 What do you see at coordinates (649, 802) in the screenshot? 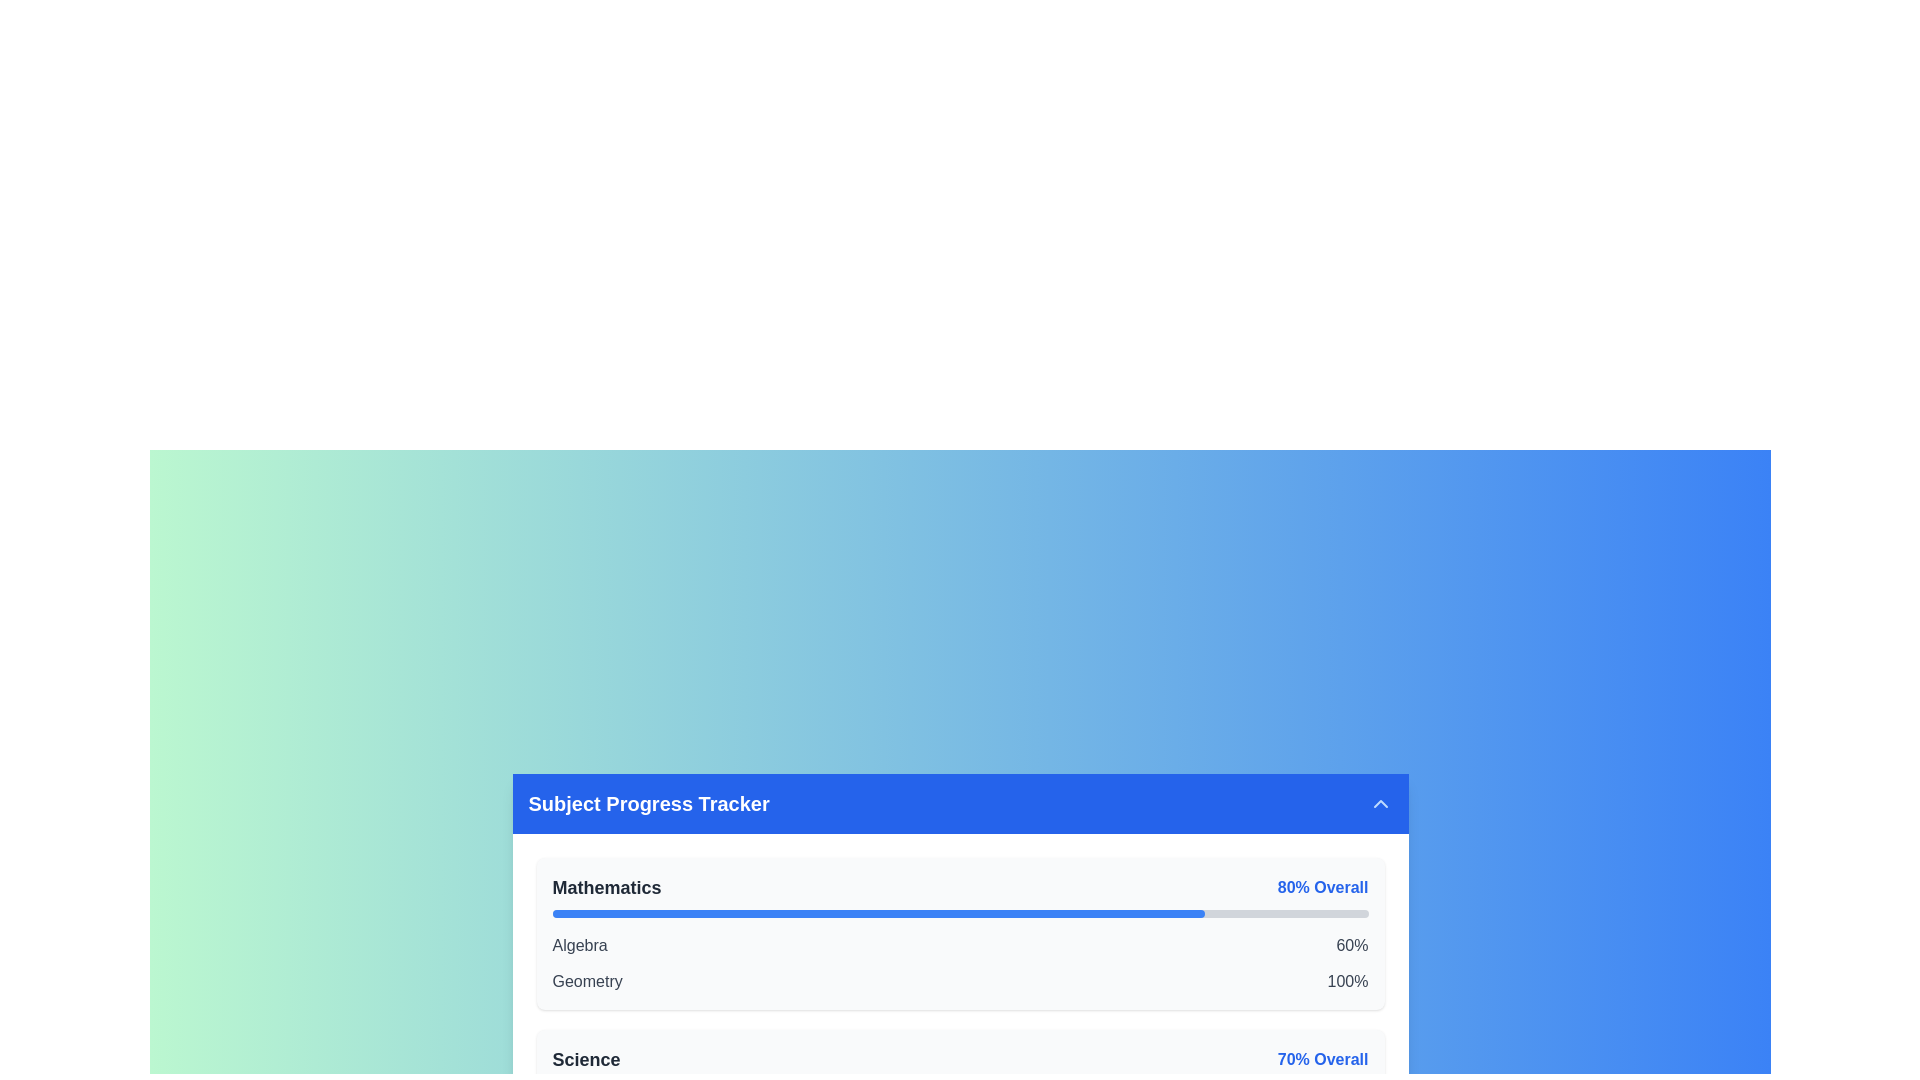
I see `title text element displaying 'Subject Progress Tracker' styled in bold, large font on a blue background, located towards the left side of the header bar` at bounding box center [649, 802].